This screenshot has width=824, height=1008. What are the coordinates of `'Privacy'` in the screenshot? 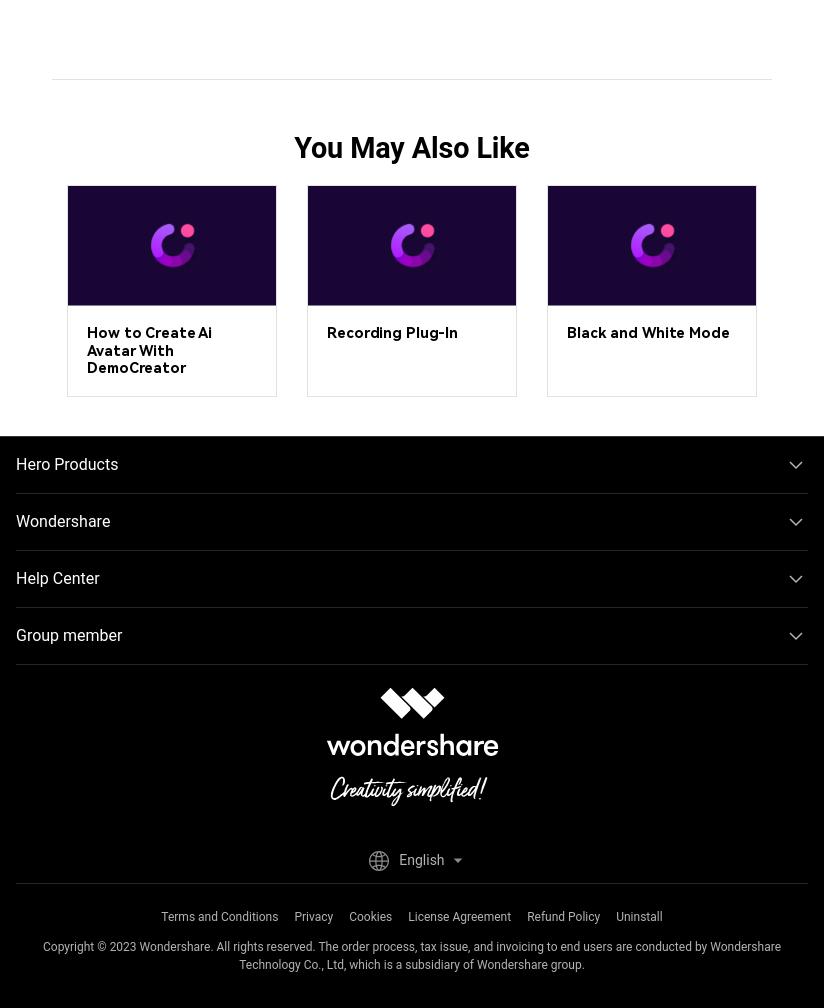 It's located at (313, 916).